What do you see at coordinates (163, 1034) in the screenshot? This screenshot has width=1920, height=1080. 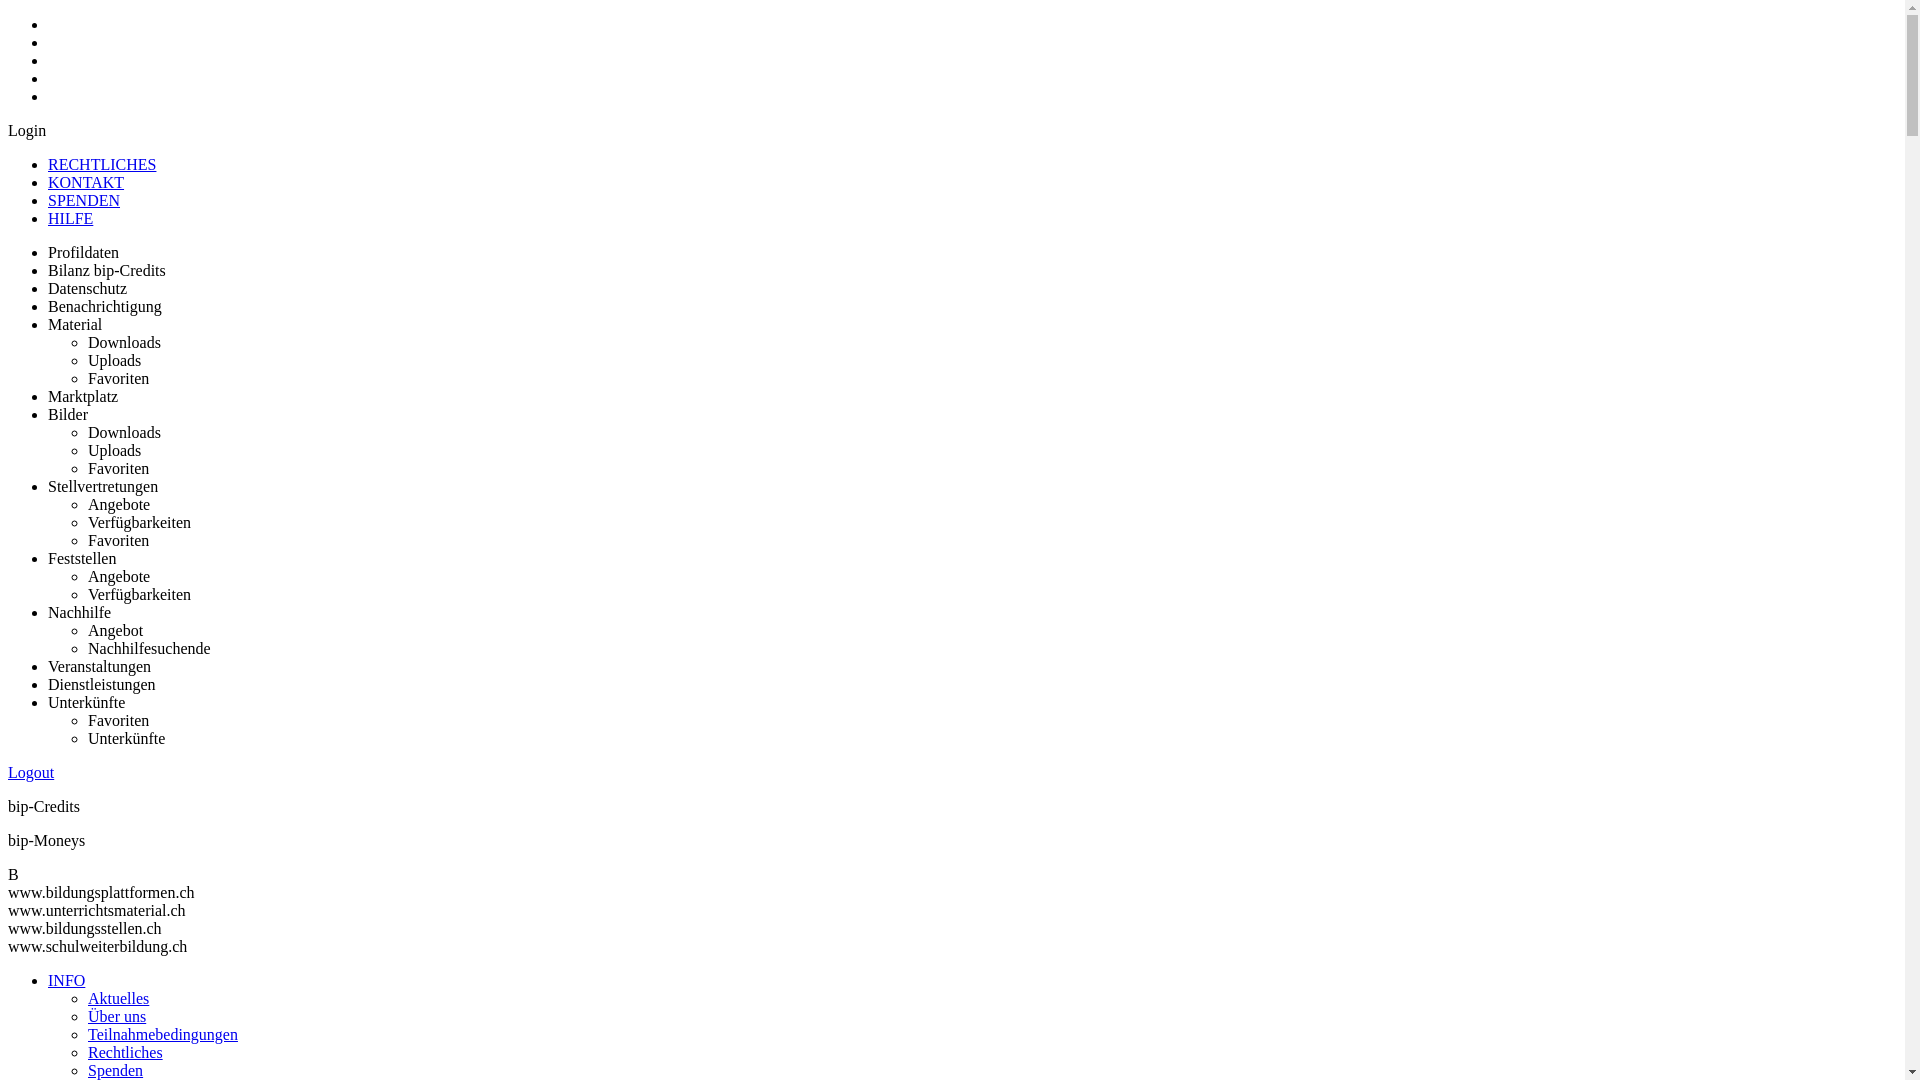 I see `'Teilnahmebedingungen'` at bounding box center [163, 1034].